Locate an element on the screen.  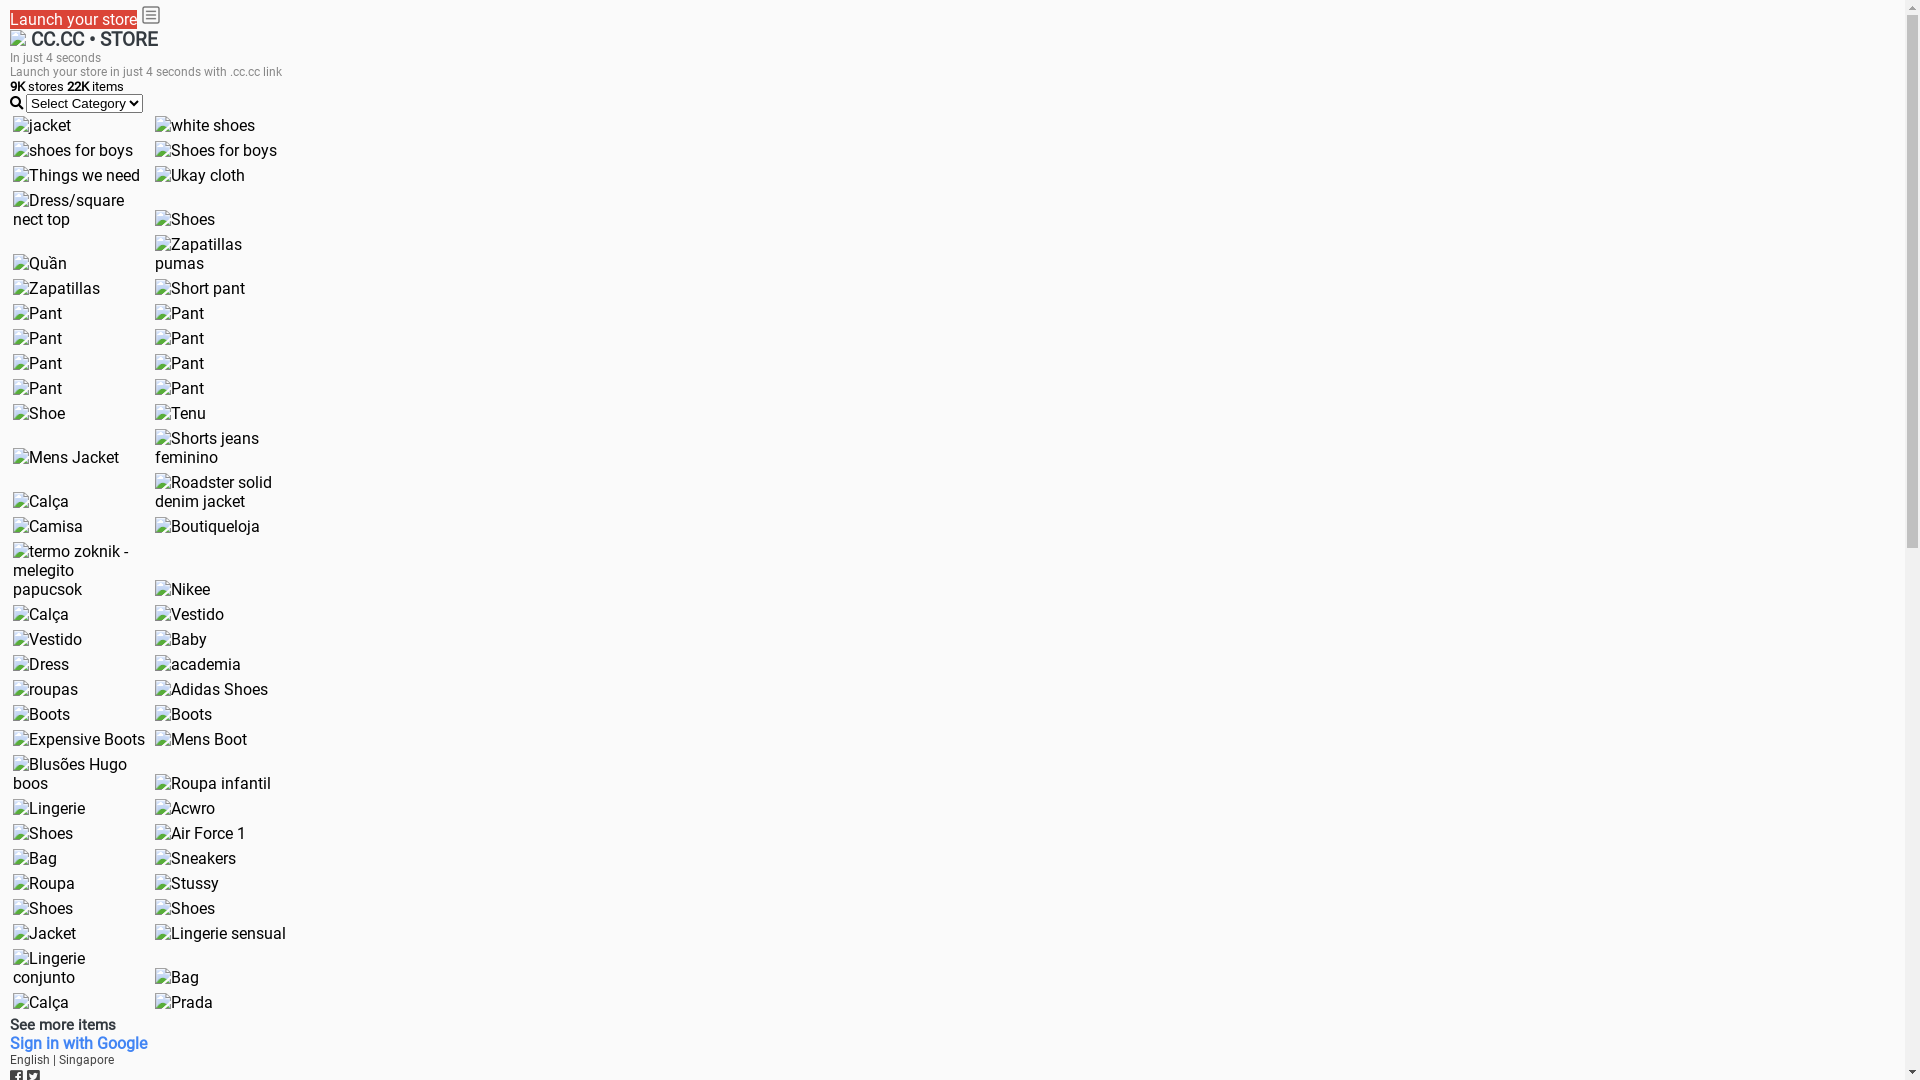
'Pant' is located at coordinates (179, 363).